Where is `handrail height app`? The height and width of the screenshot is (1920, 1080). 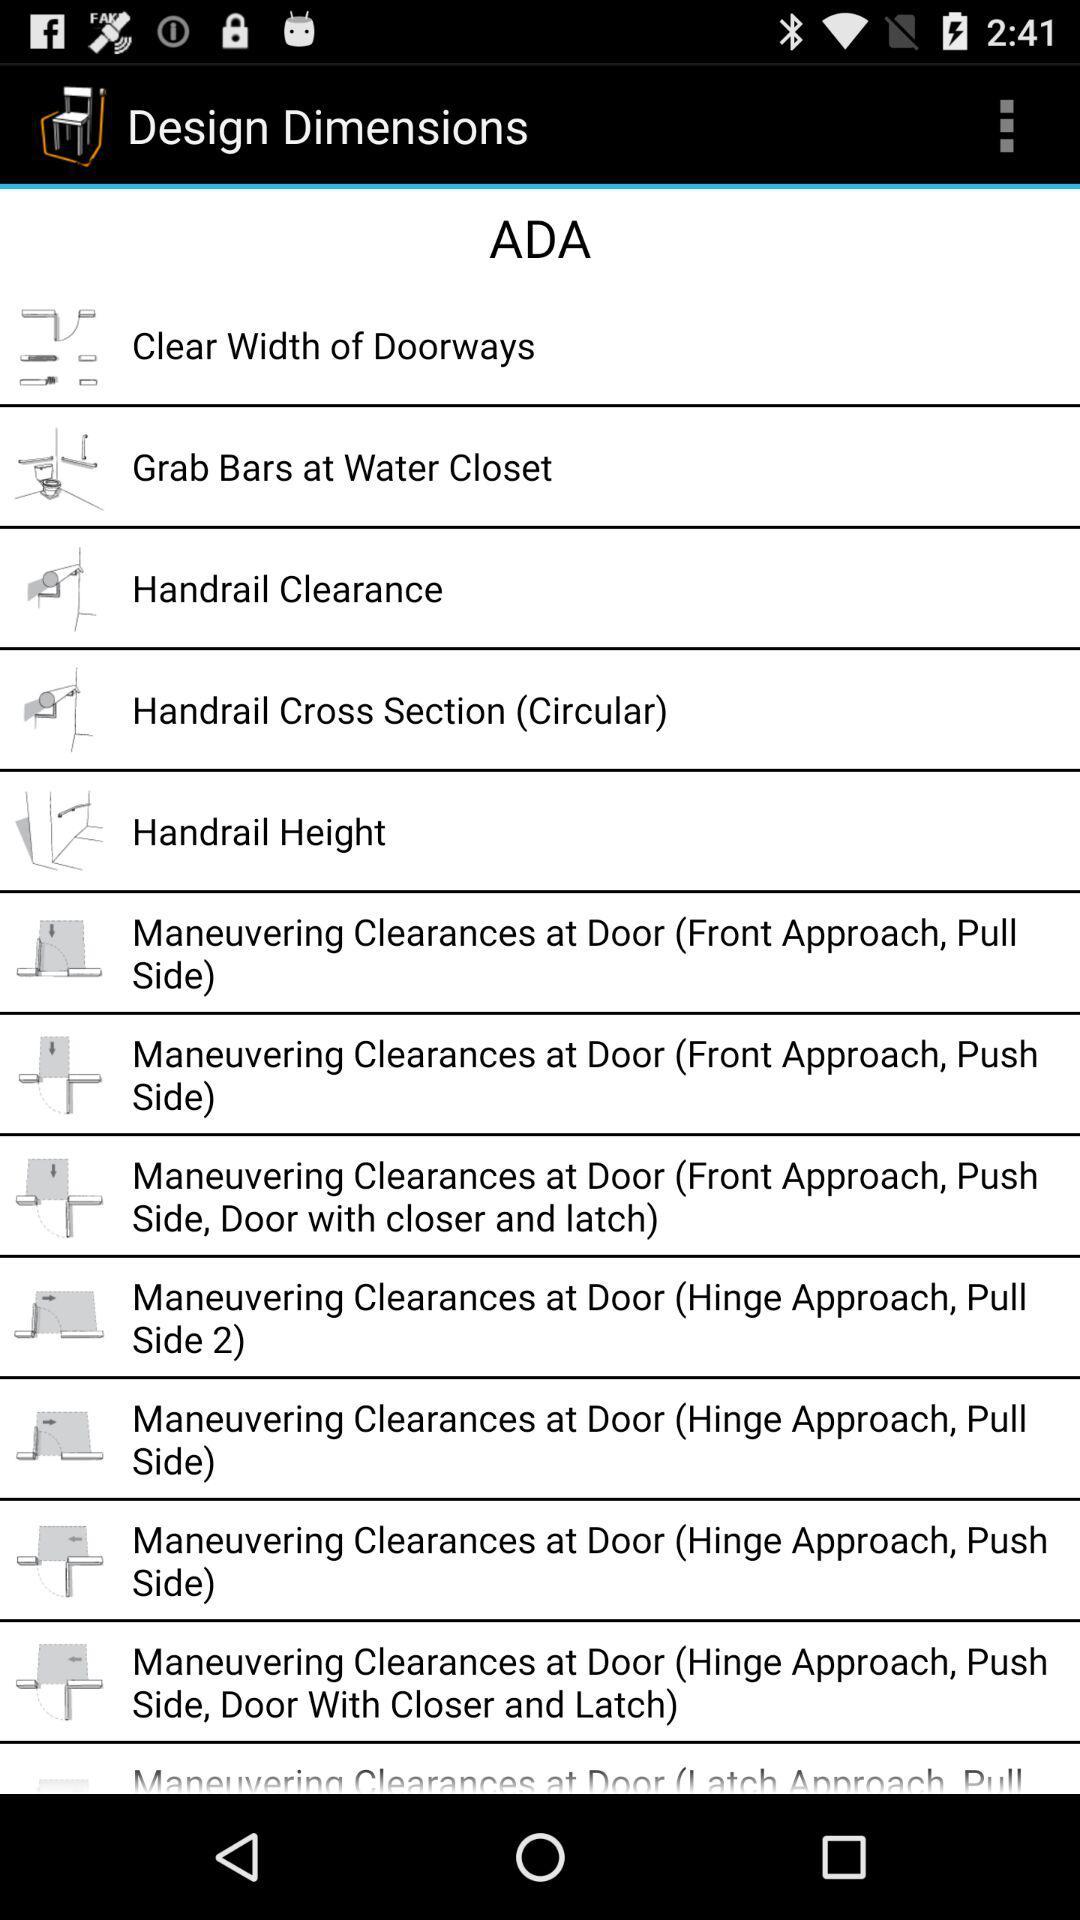
handrail height app is located at coordinates (598, 830).